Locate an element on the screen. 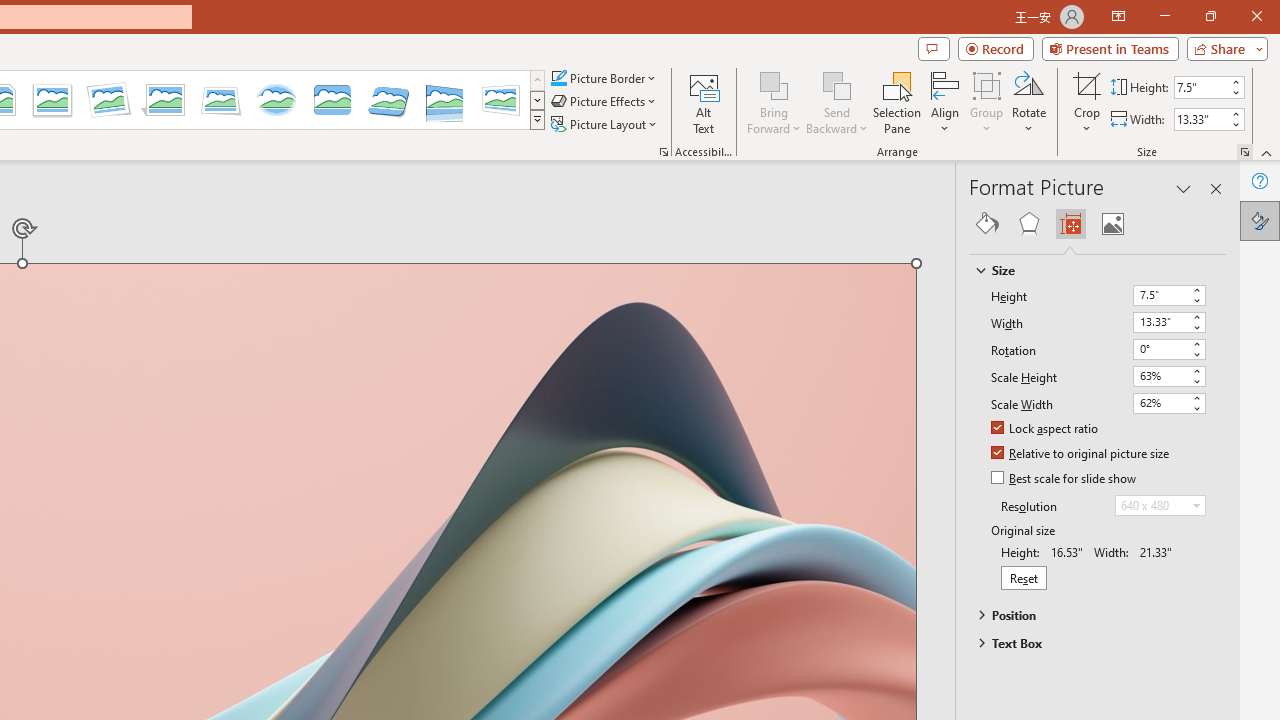 This screenshot has height=720, width=1280. 'Size & Properties' is located at coordinates (1069, 223).